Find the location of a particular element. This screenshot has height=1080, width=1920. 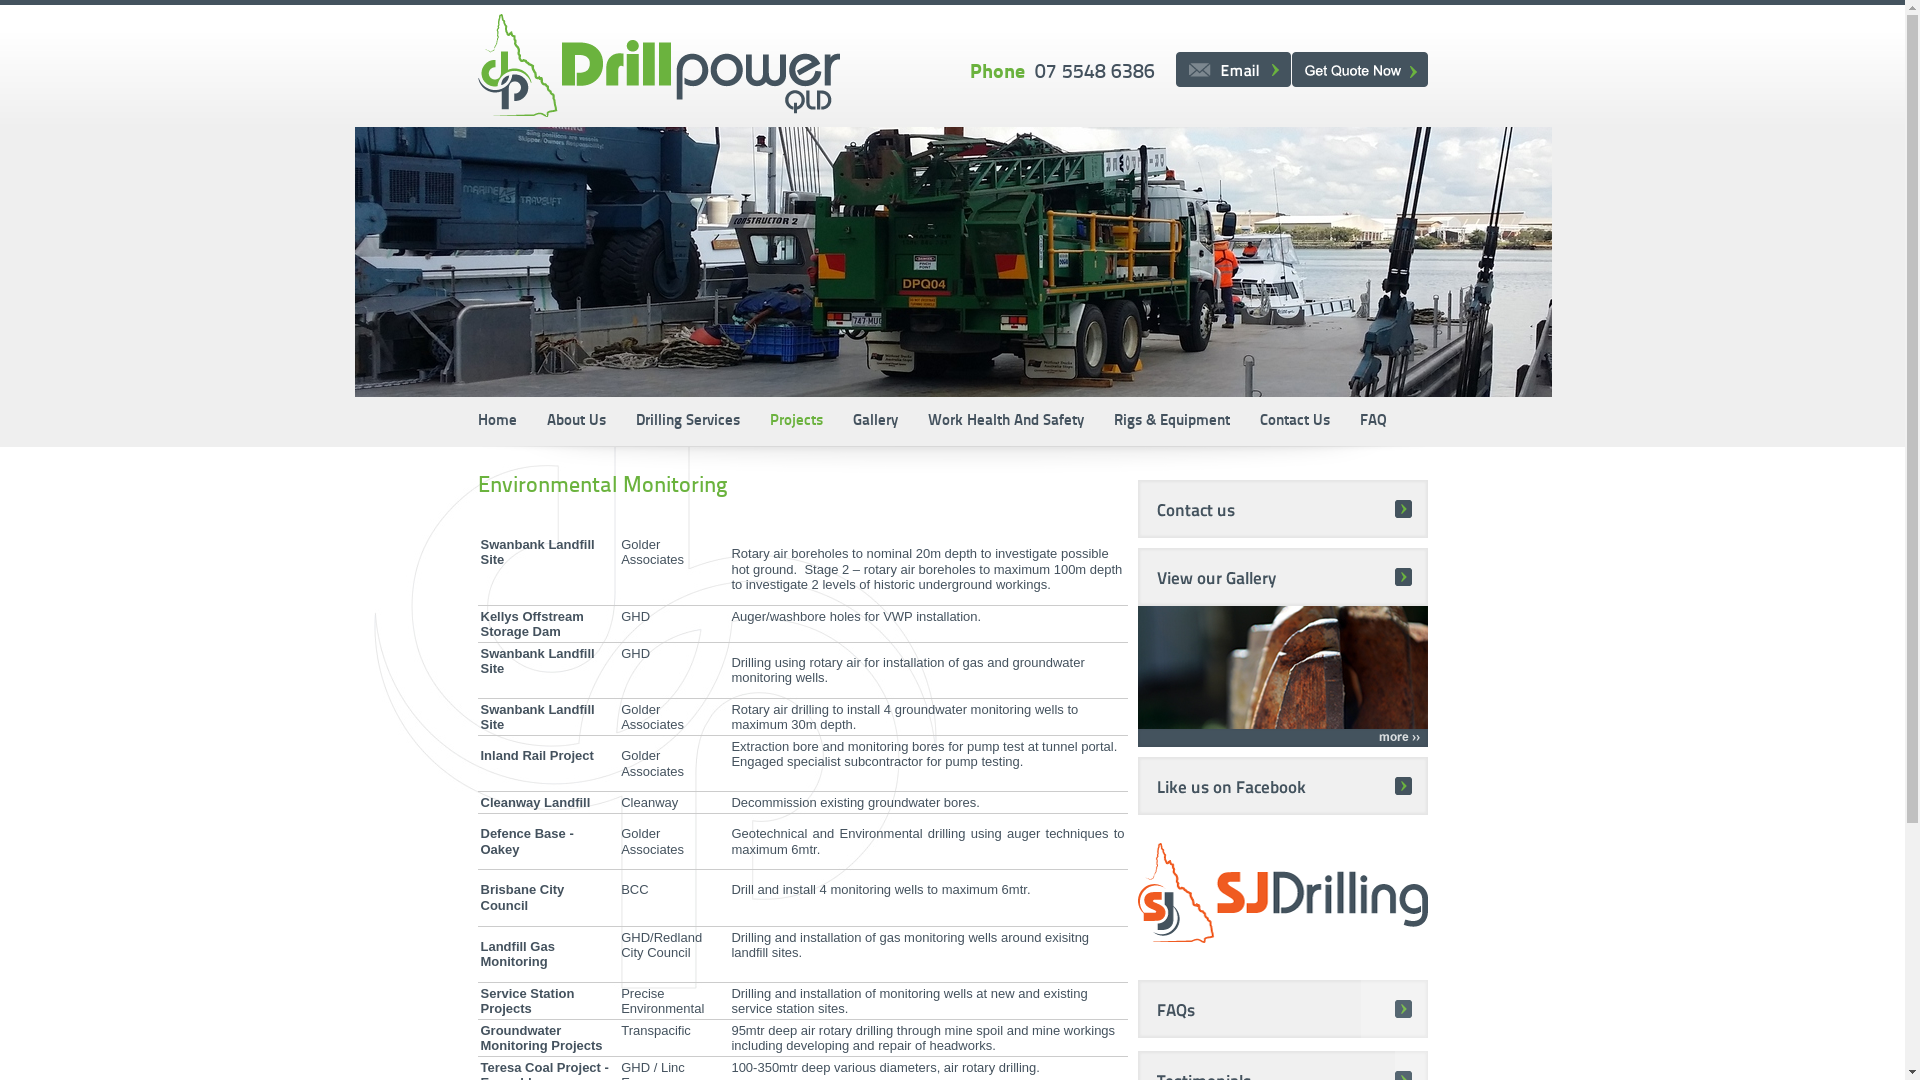

'Rigs & Equipment' is located at coordinates (1097, 420).